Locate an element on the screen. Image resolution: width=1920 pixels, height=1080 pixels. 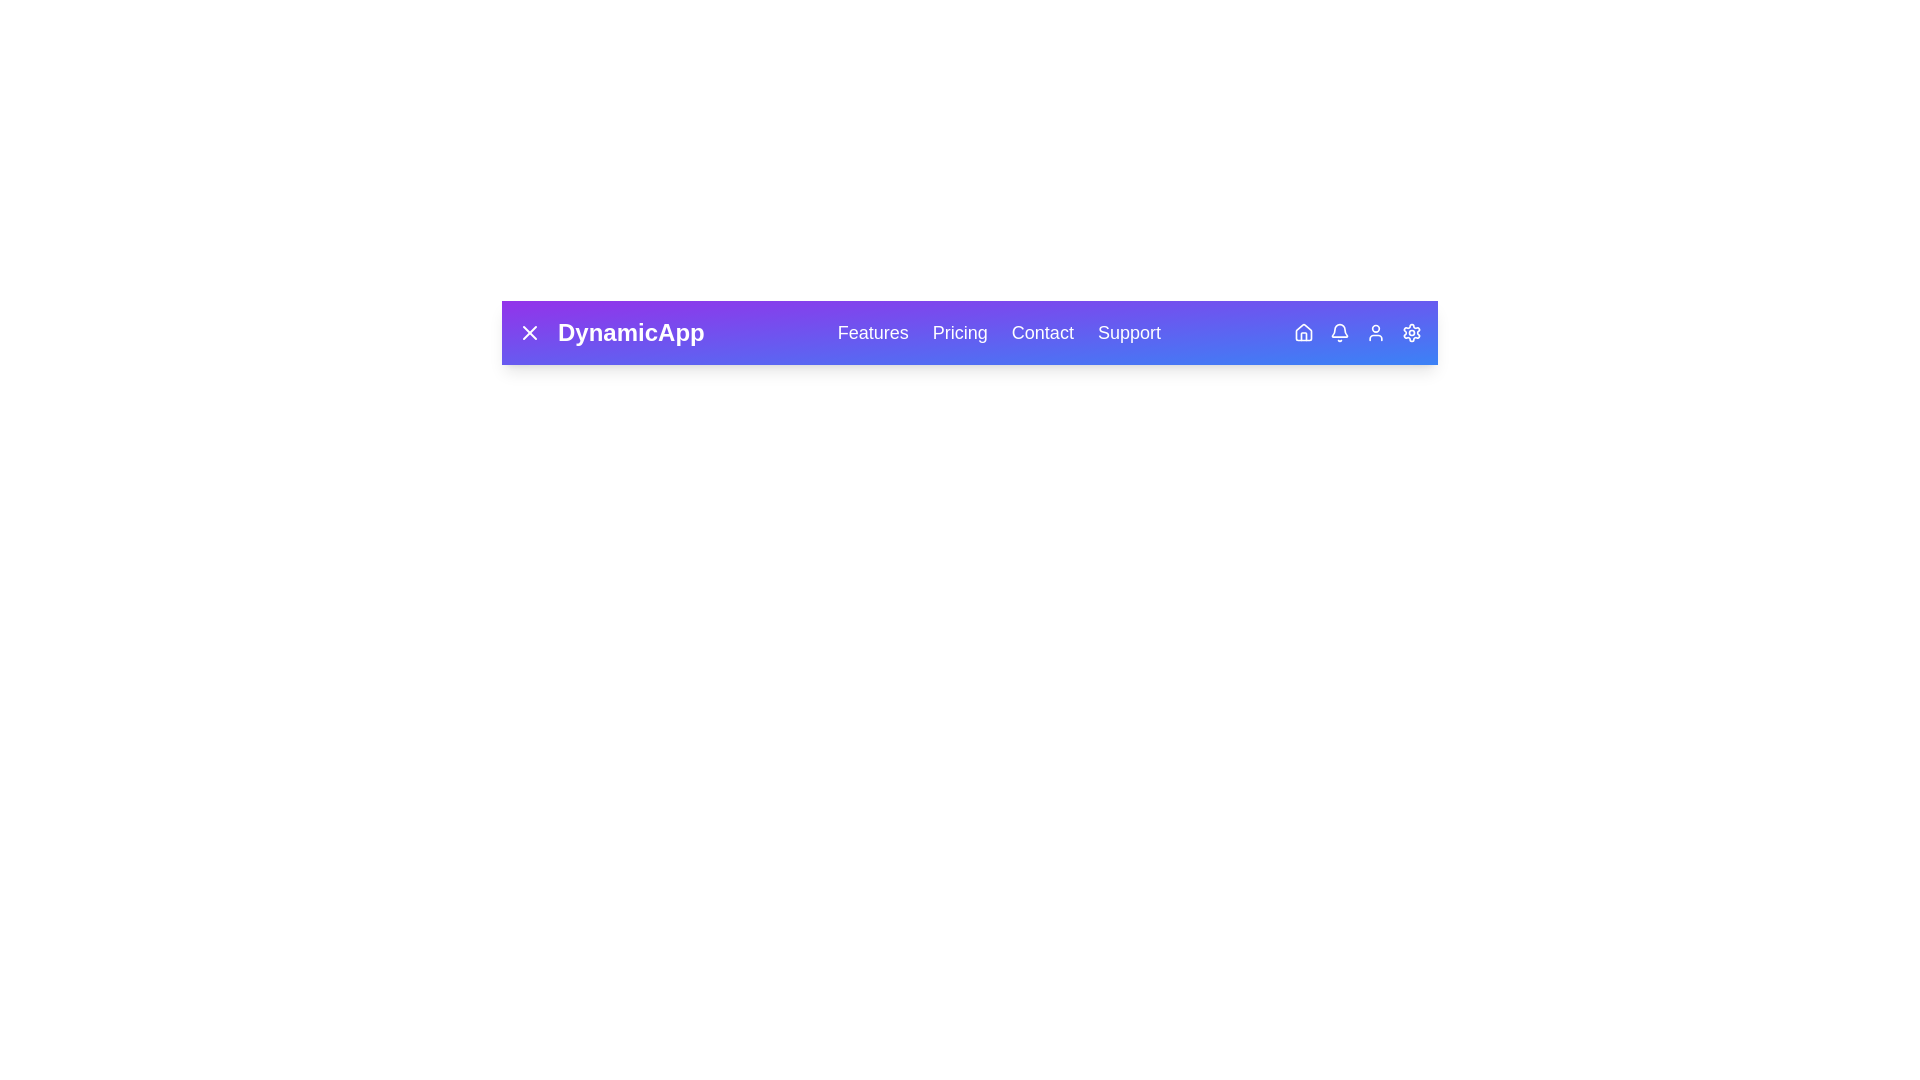
the navigation link labeled Contact to navigate to the respective section is located at coordinates (1040, 331).